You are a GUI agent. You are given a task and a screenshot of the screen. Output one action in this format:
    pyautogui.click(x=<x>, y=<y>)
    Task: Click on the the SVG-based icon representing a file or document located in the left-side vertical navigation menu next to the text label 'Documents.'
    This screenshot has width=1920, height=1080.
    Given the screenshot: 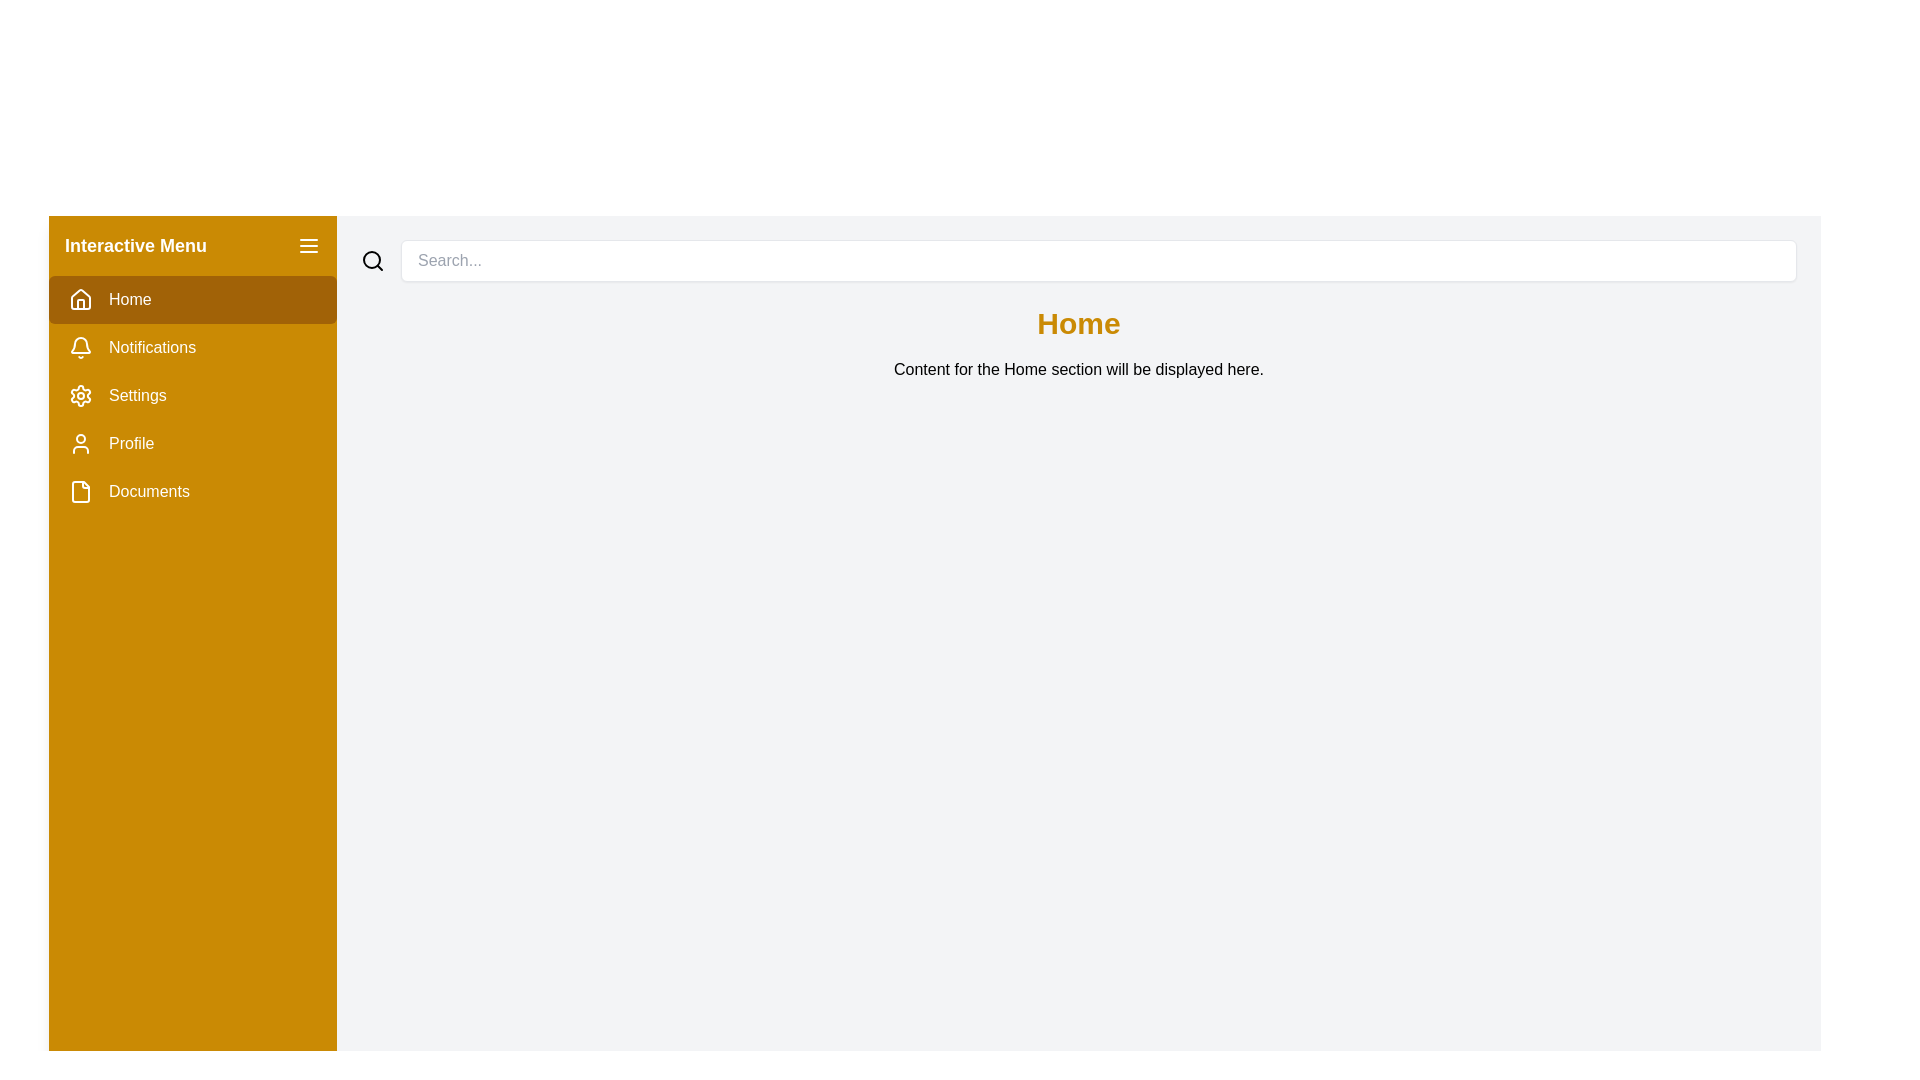 What is the action you would take?
    pyautogui.click(x=80, y=492)
    